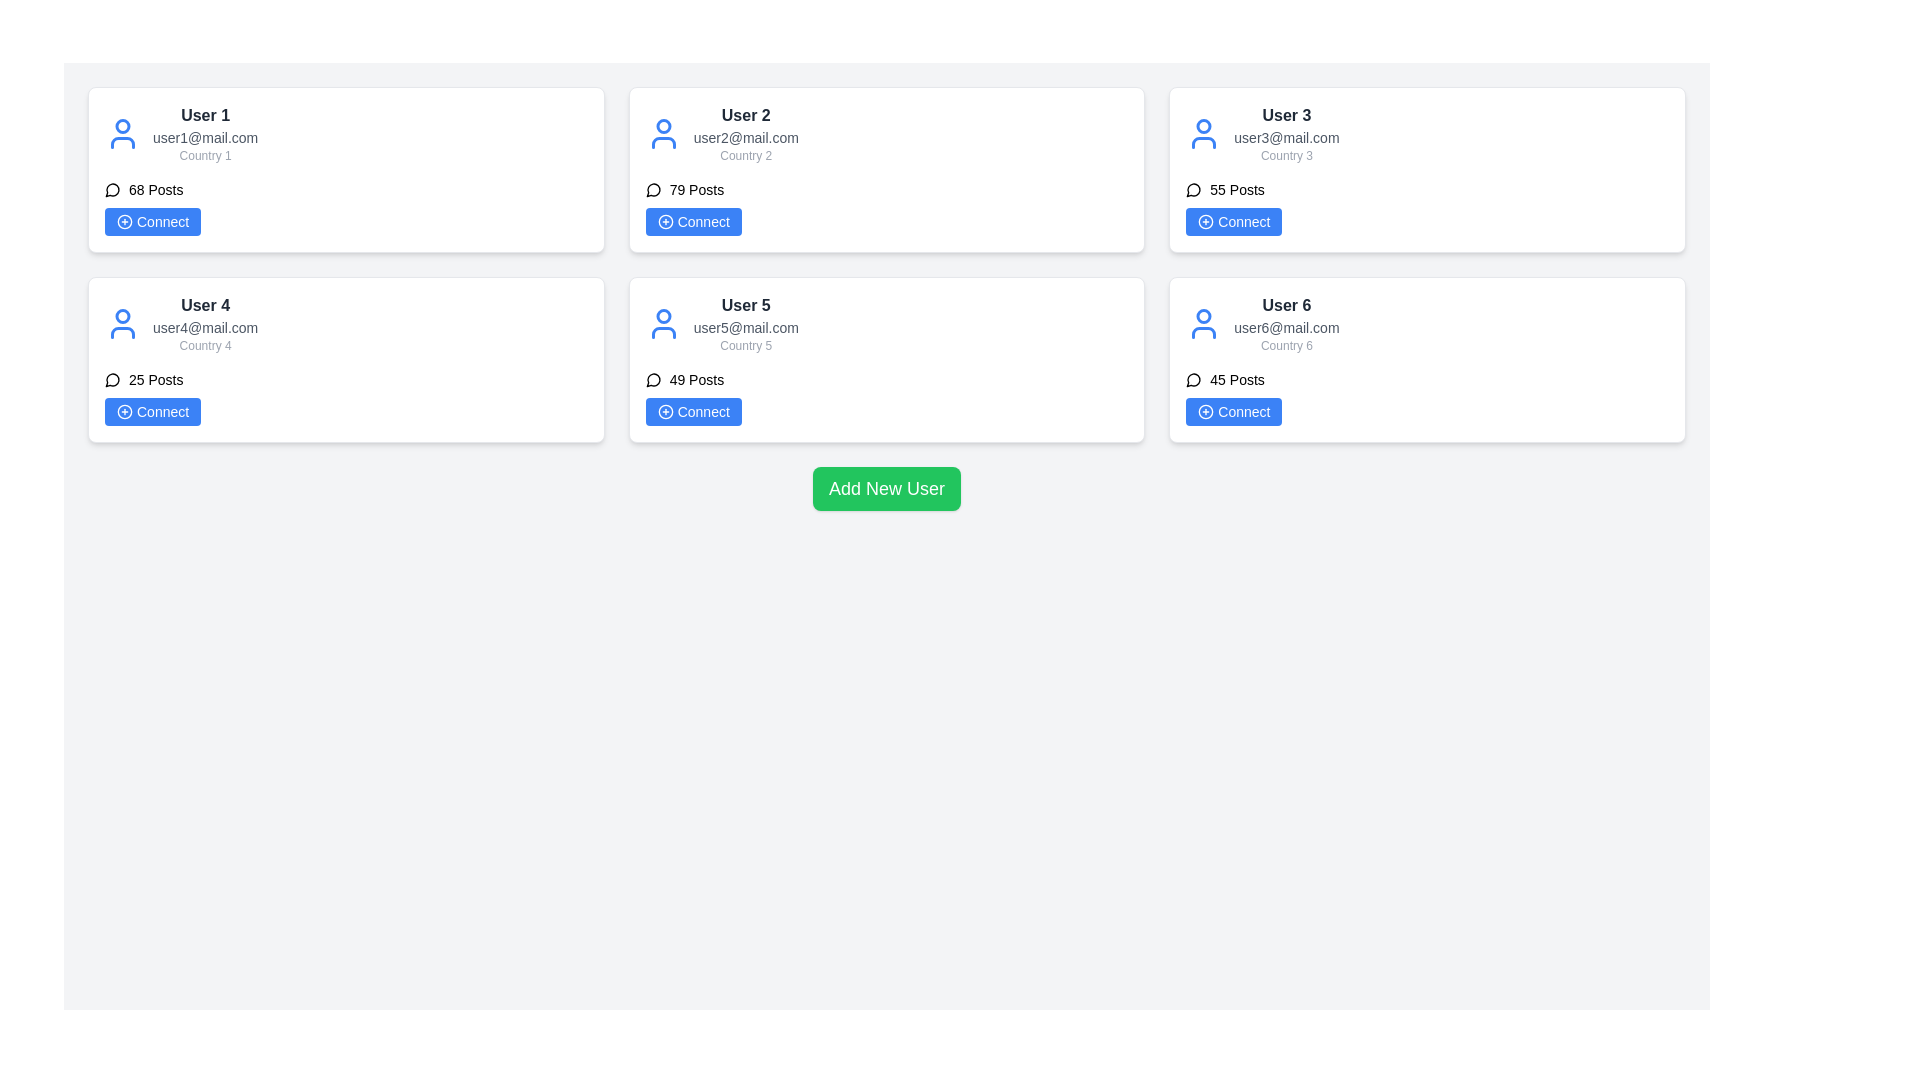  Describe the element at coordinates (745, 326) in the screenshot. I see `the email address text label located in the middle section of the user card labeled 'User 5', which is styled with a small font size and gray color, positioned below the user name 'User 5'` at that location.